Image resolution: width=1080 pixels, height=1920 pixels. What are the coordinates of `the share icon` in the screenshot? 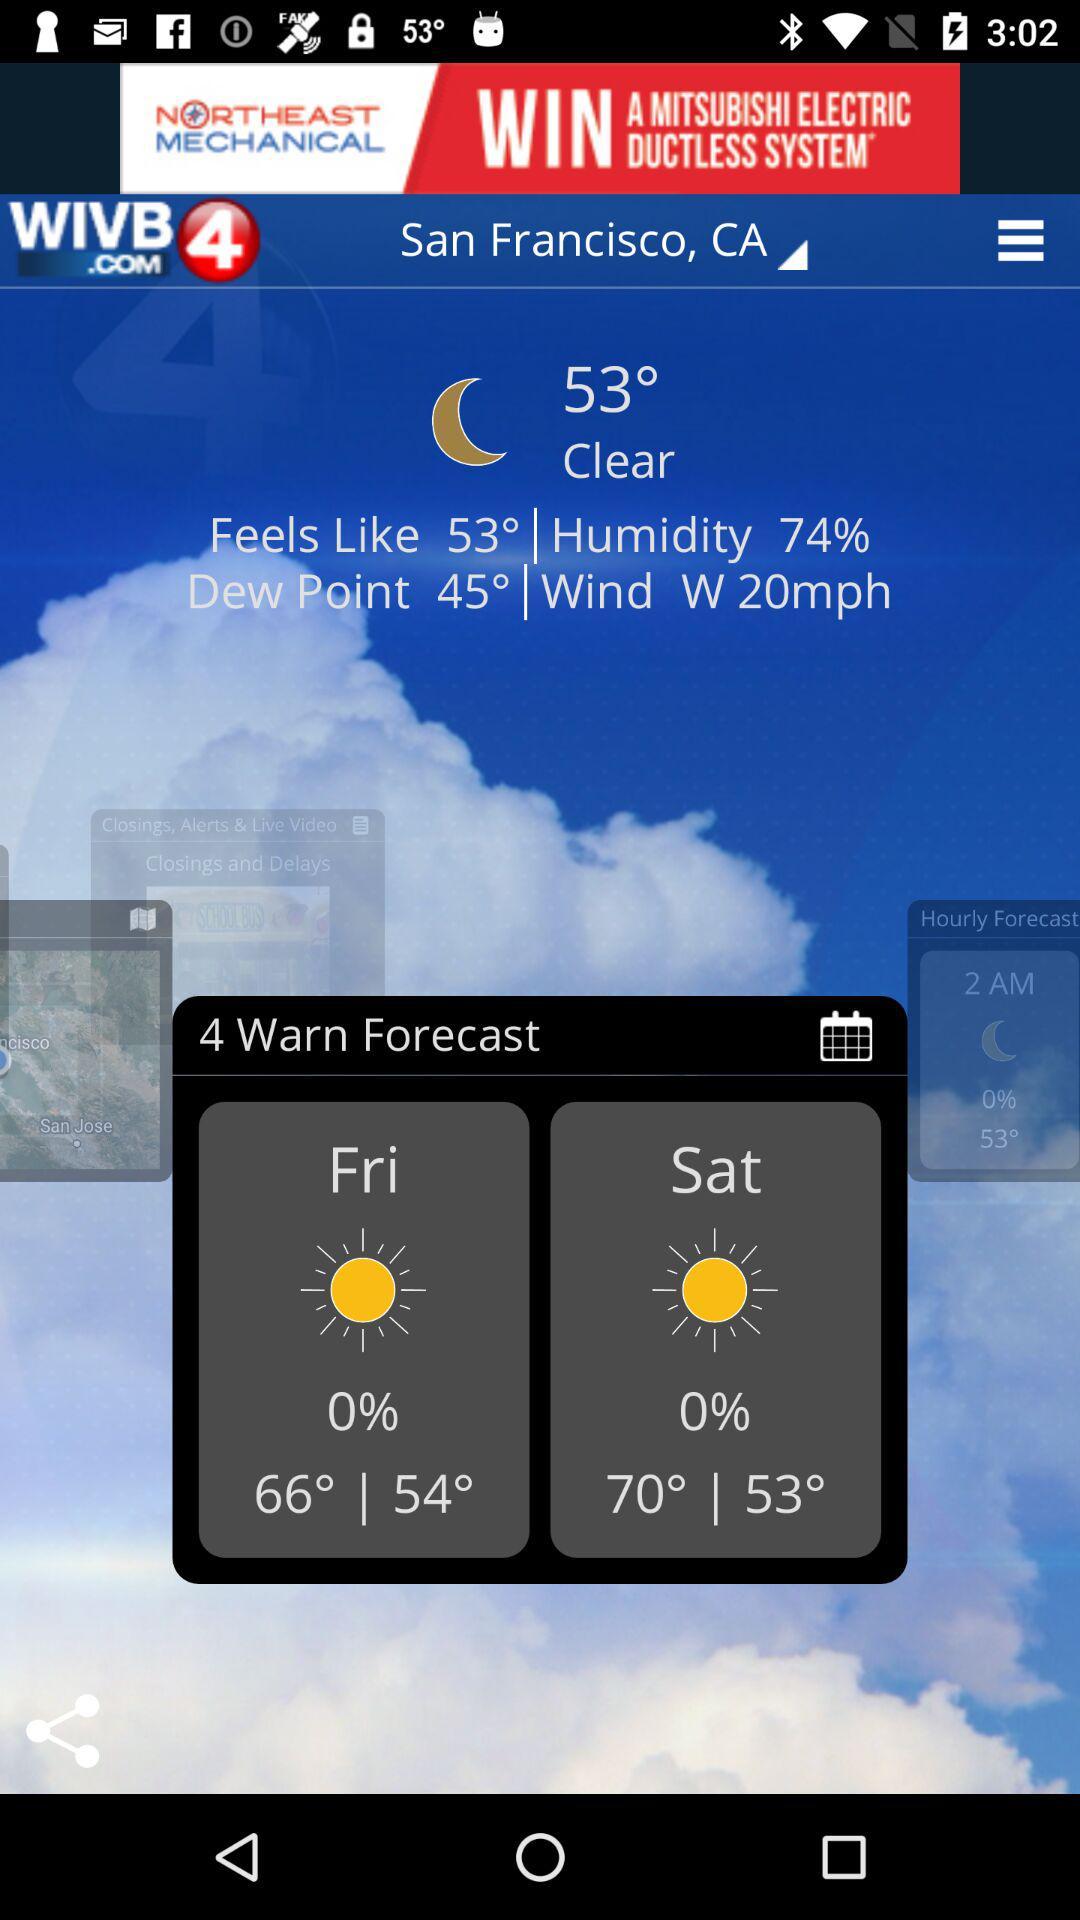 It's located at (61, 1730).